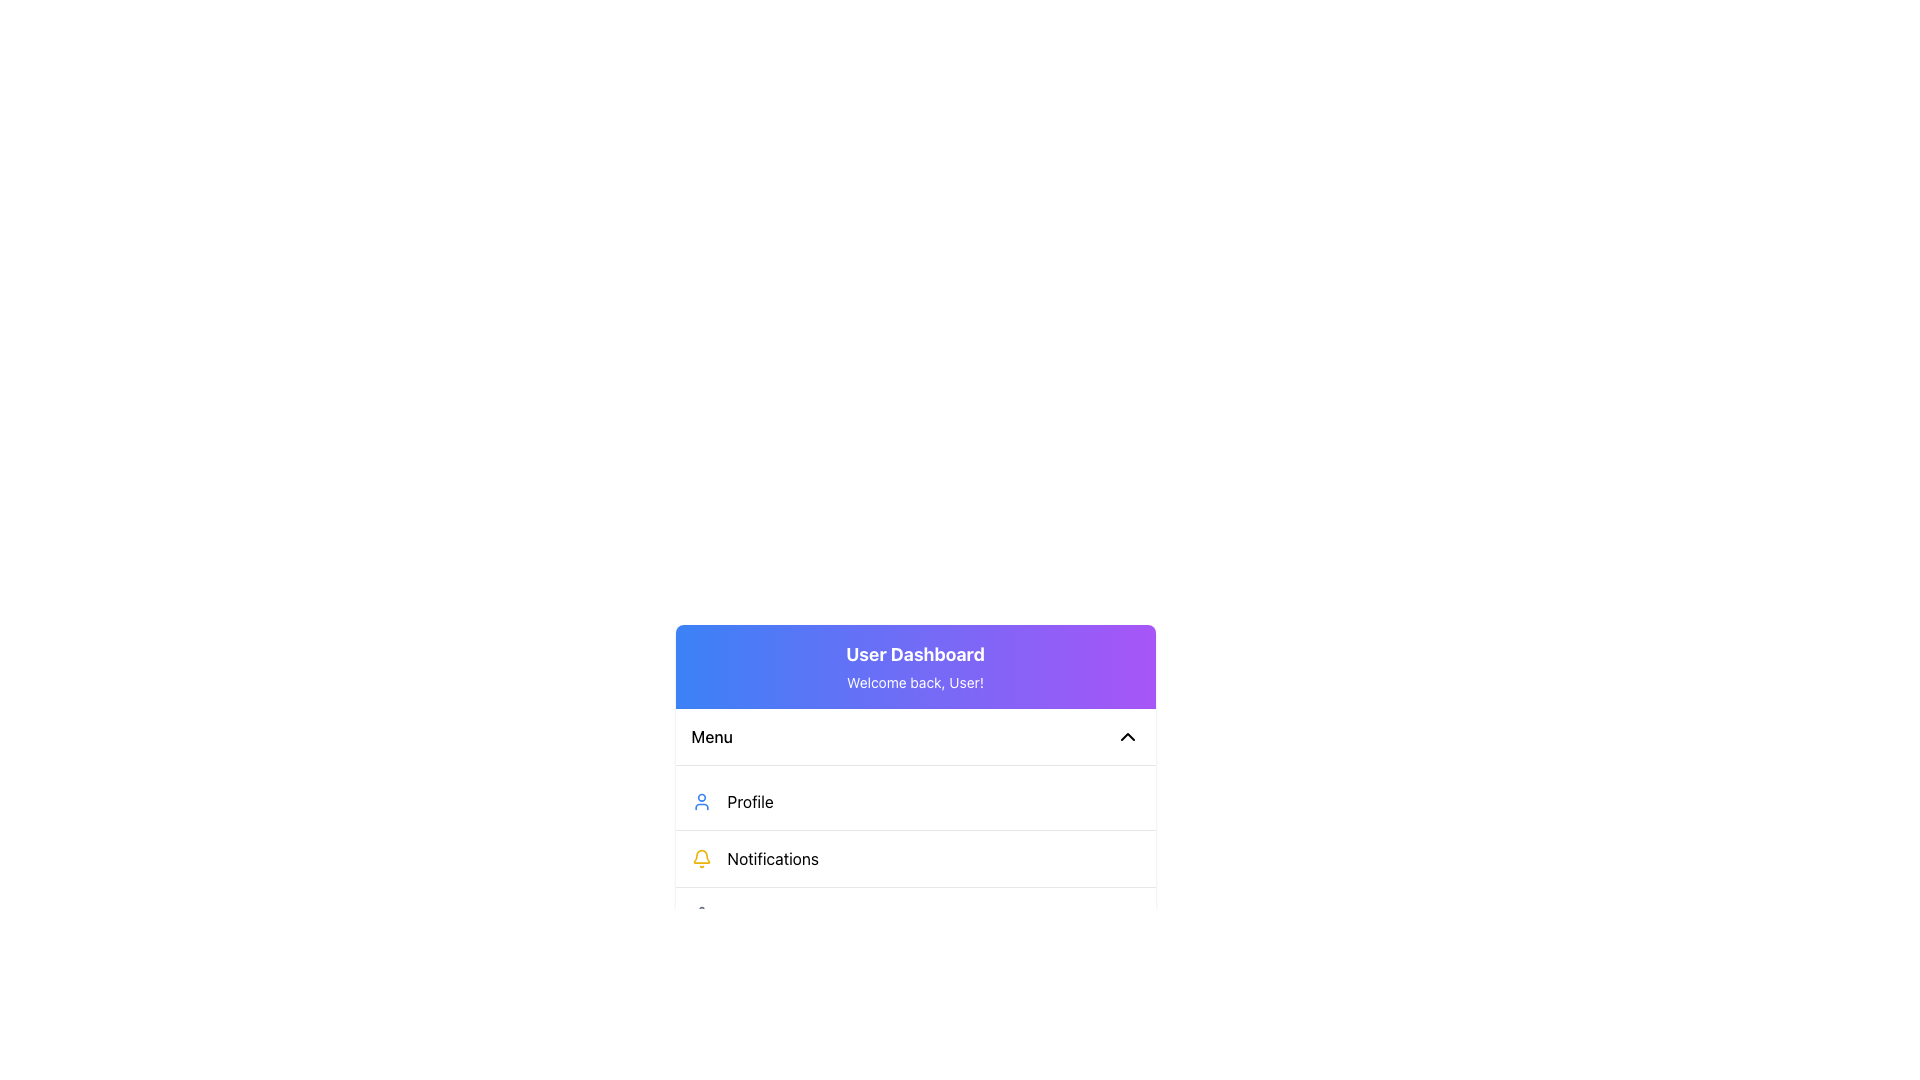 This screenshot has height=1080, width=1920. Describe the element at coordinates (914, 907) in the screenshot. I see `keyboard navigation` at that location.